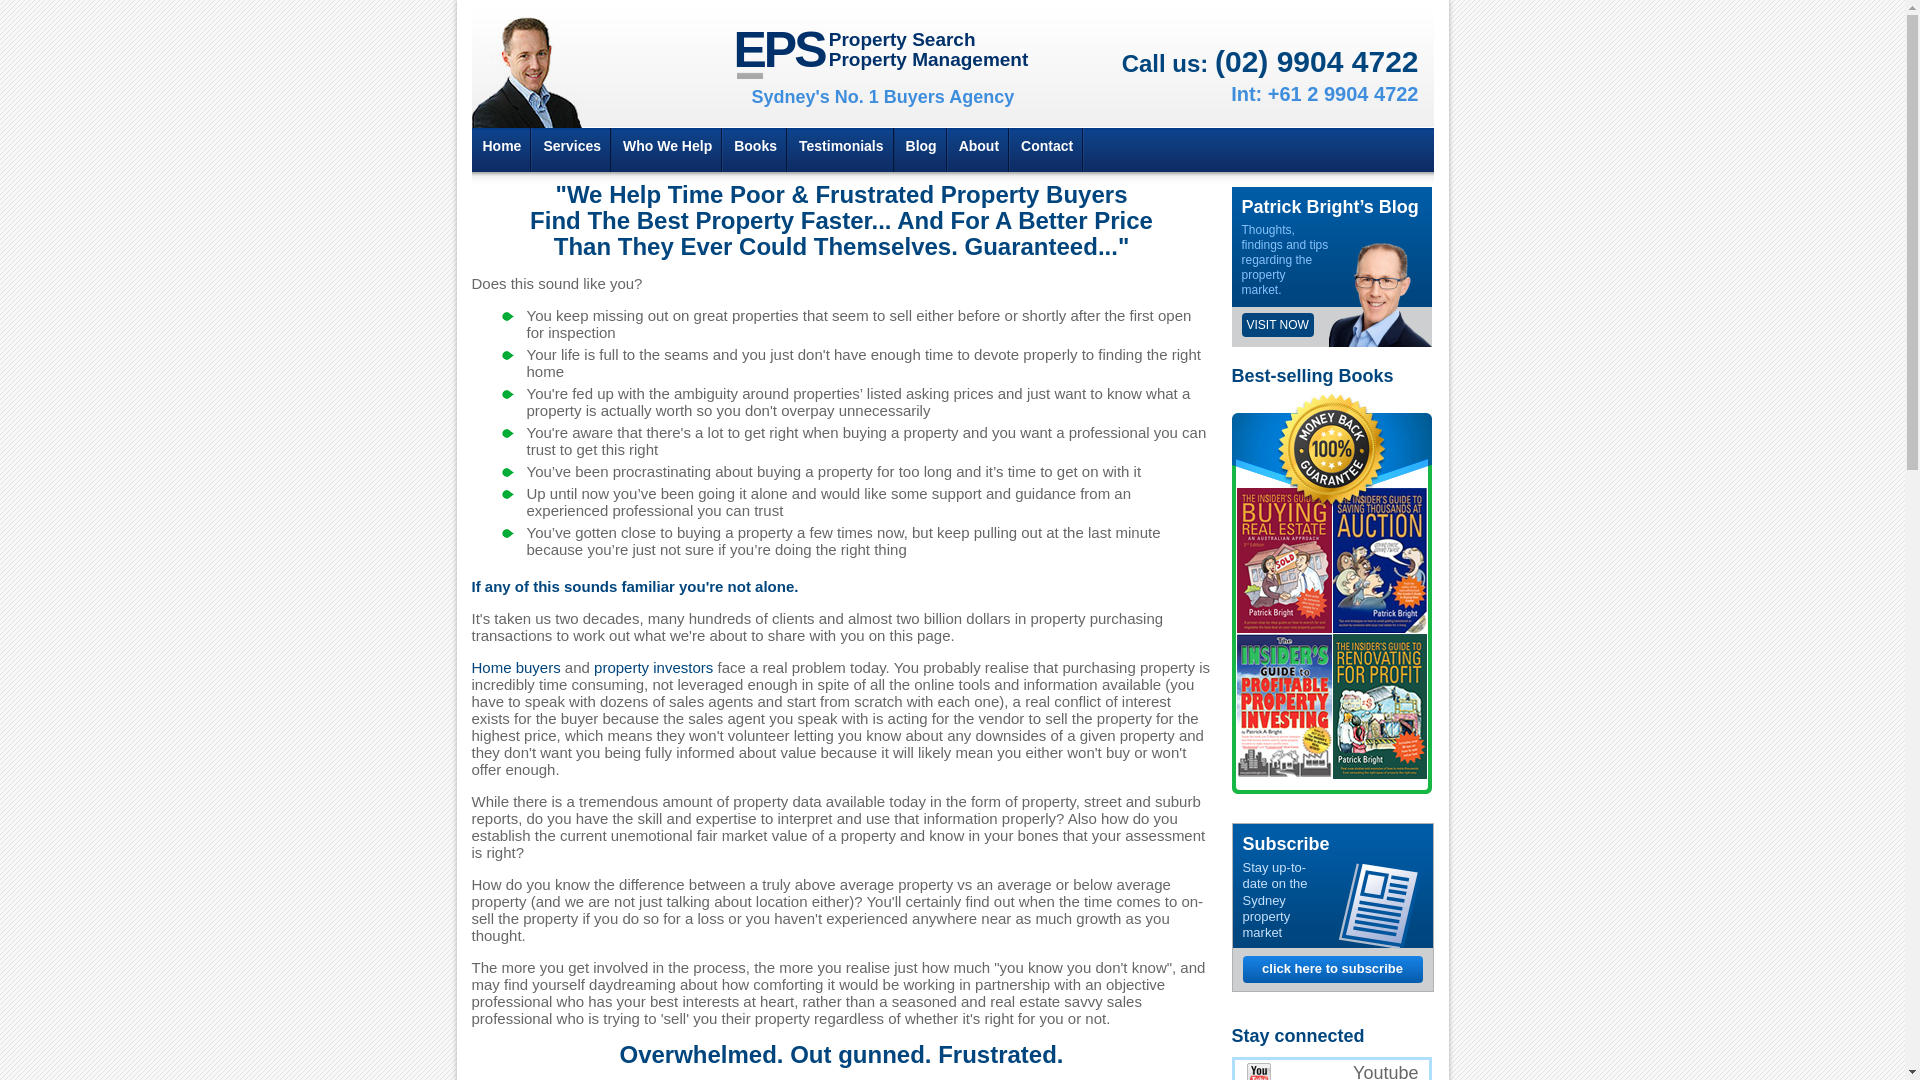  I want to click on 'Jump to Navigation', so click(951, 3).